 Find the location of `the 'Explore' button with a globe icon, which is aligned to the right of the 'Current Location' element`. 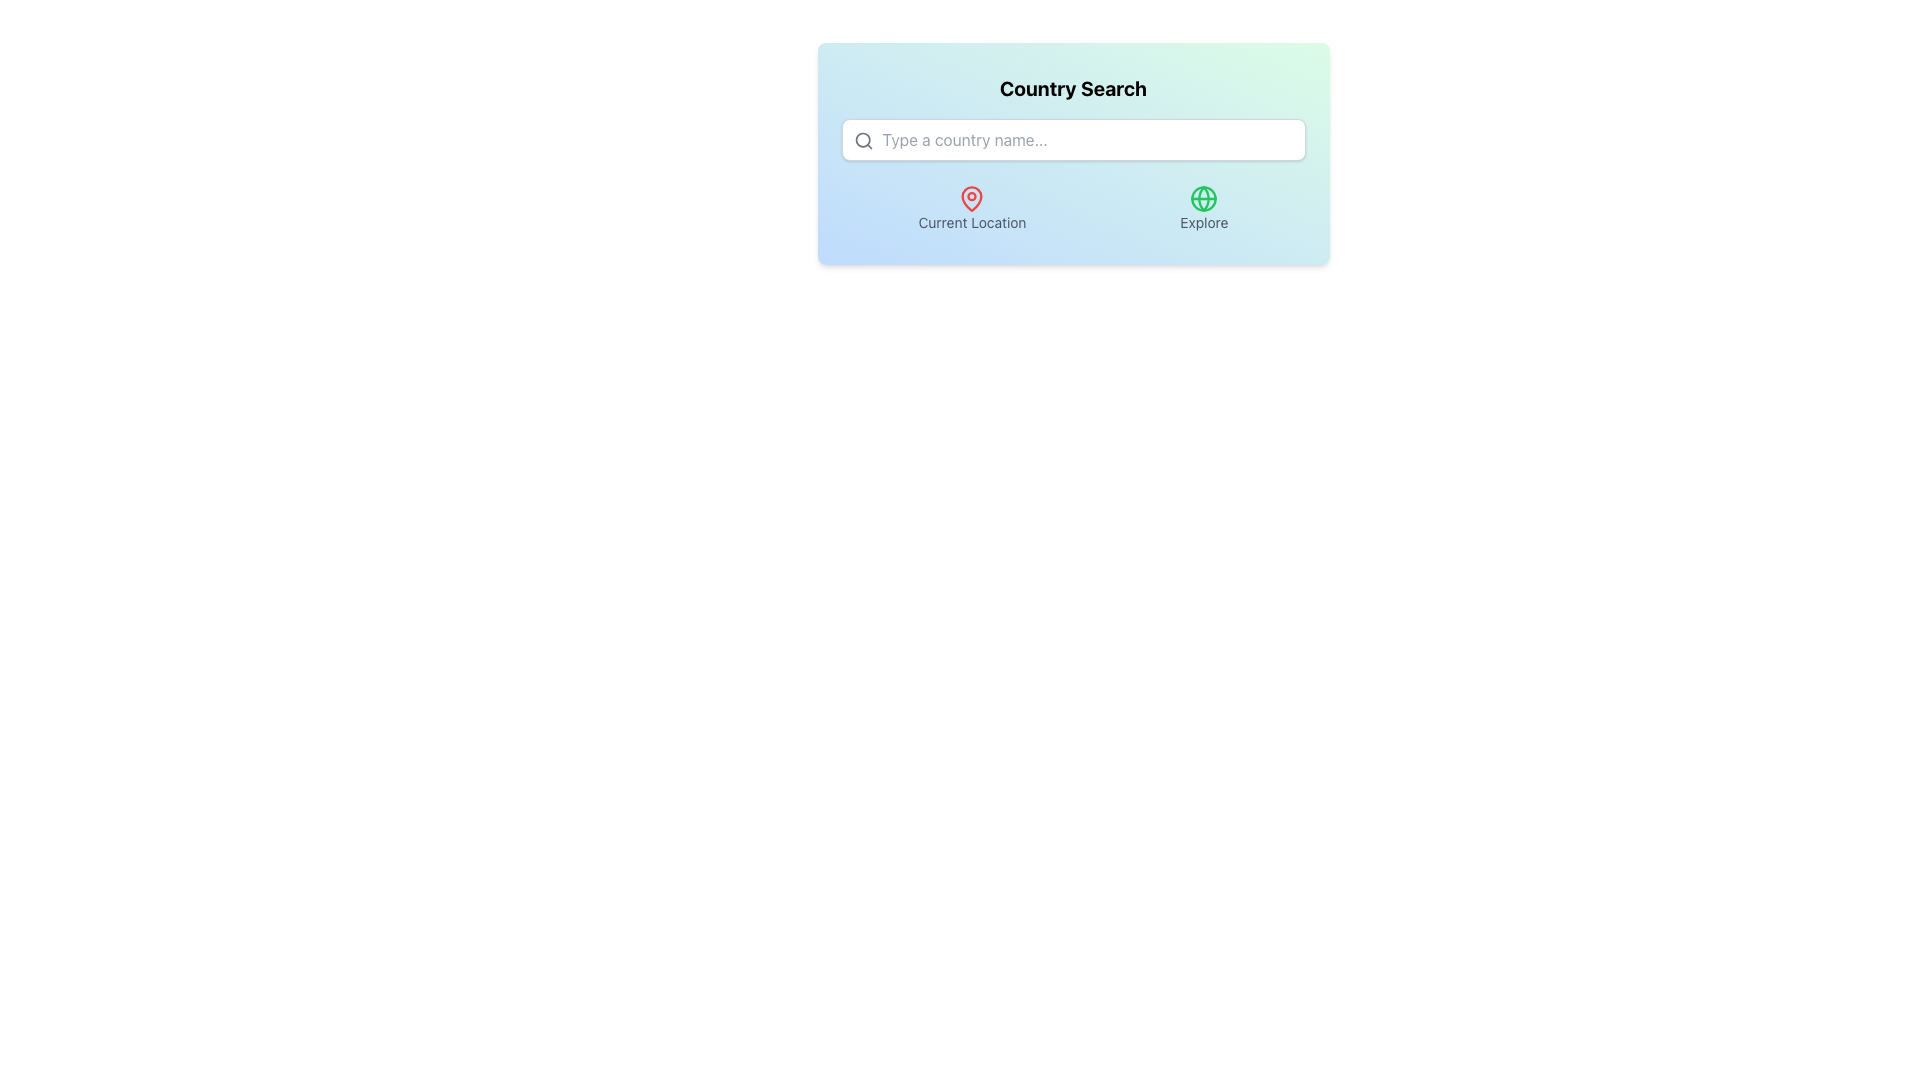

the 'Explore' button with a globe icon, which is aligned to the right of the 'Current Location' element is located at coordinates (1203, 208).